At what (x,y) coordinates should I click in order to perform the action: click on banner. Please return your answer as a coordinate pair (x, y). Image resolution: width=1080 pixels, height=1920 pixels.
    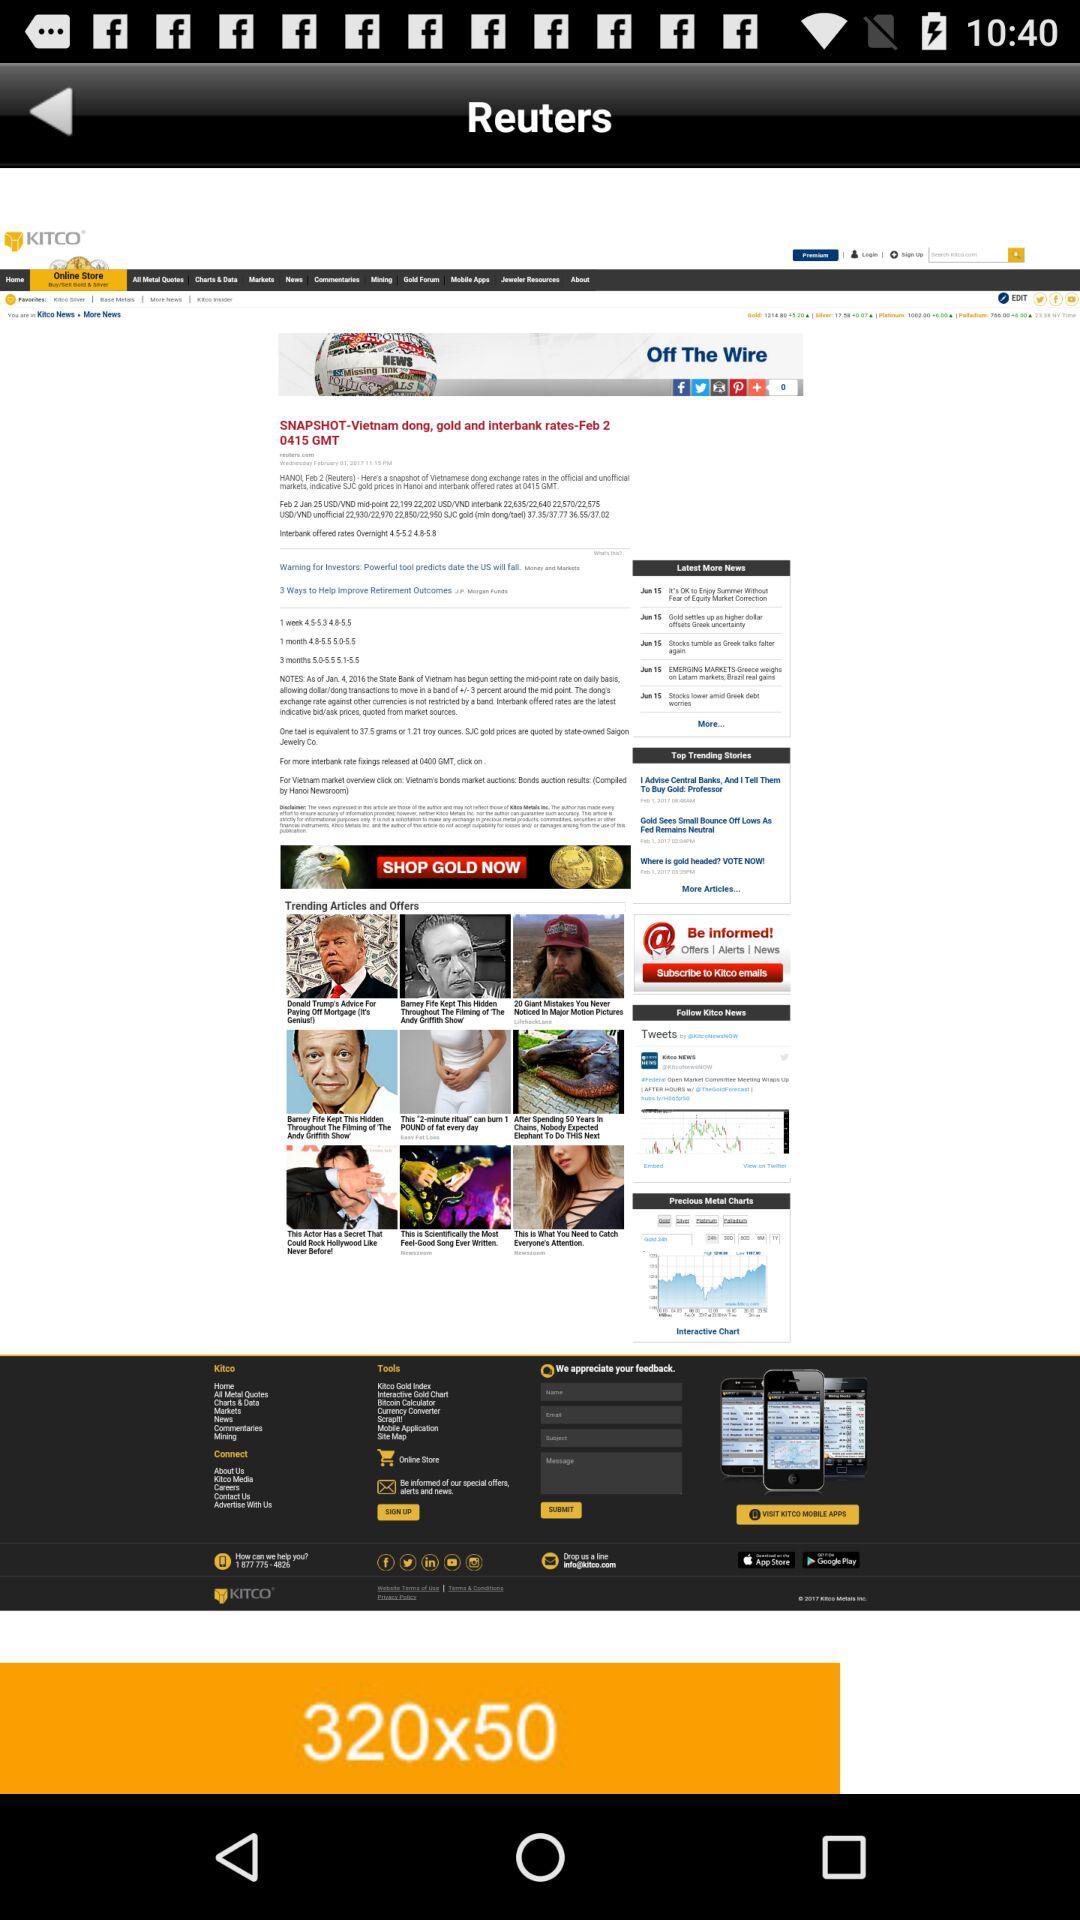
    Looking at the image, I should click on (540, 1727).